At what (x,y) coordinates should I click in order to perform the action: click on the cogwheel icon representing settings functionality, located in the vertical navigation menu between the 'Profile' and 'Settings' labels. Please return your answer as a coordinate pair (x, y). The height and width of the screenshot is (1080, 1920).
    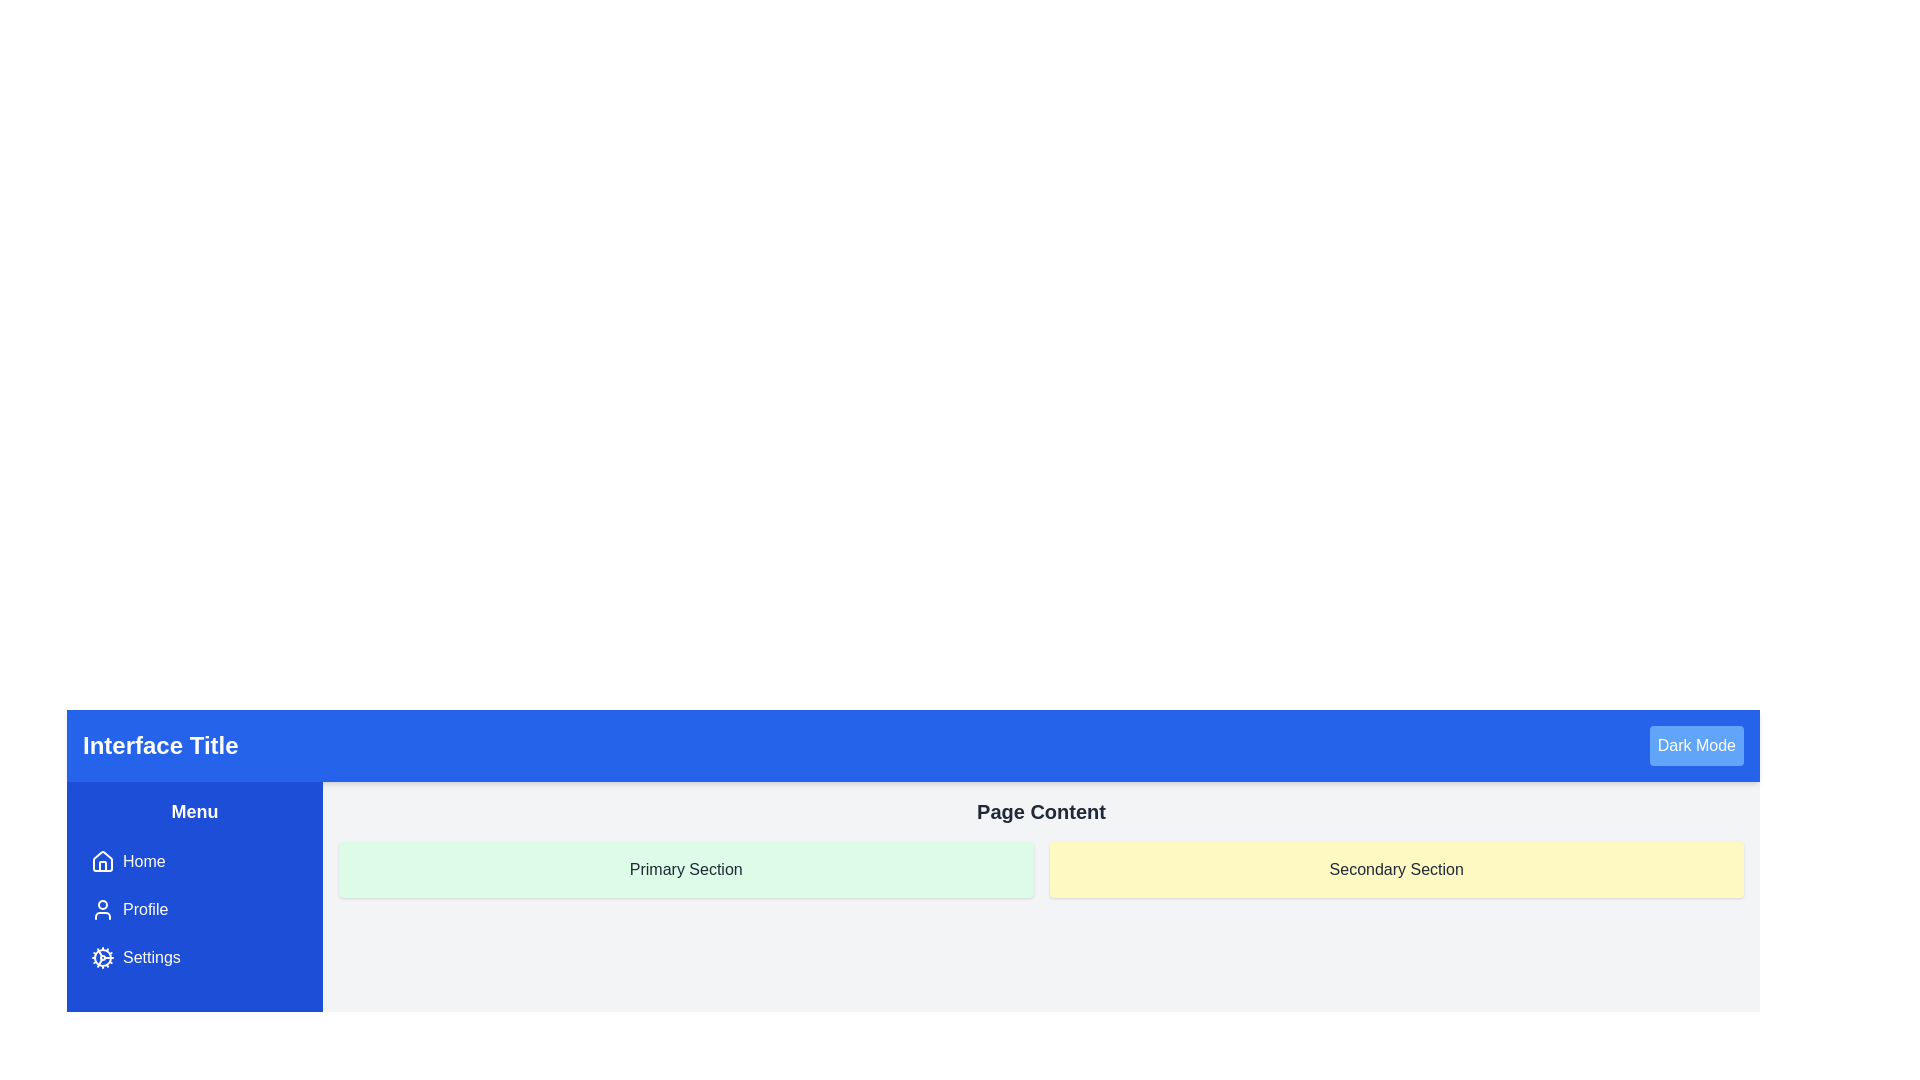
    Looking at the image, I should click on (101, 956).